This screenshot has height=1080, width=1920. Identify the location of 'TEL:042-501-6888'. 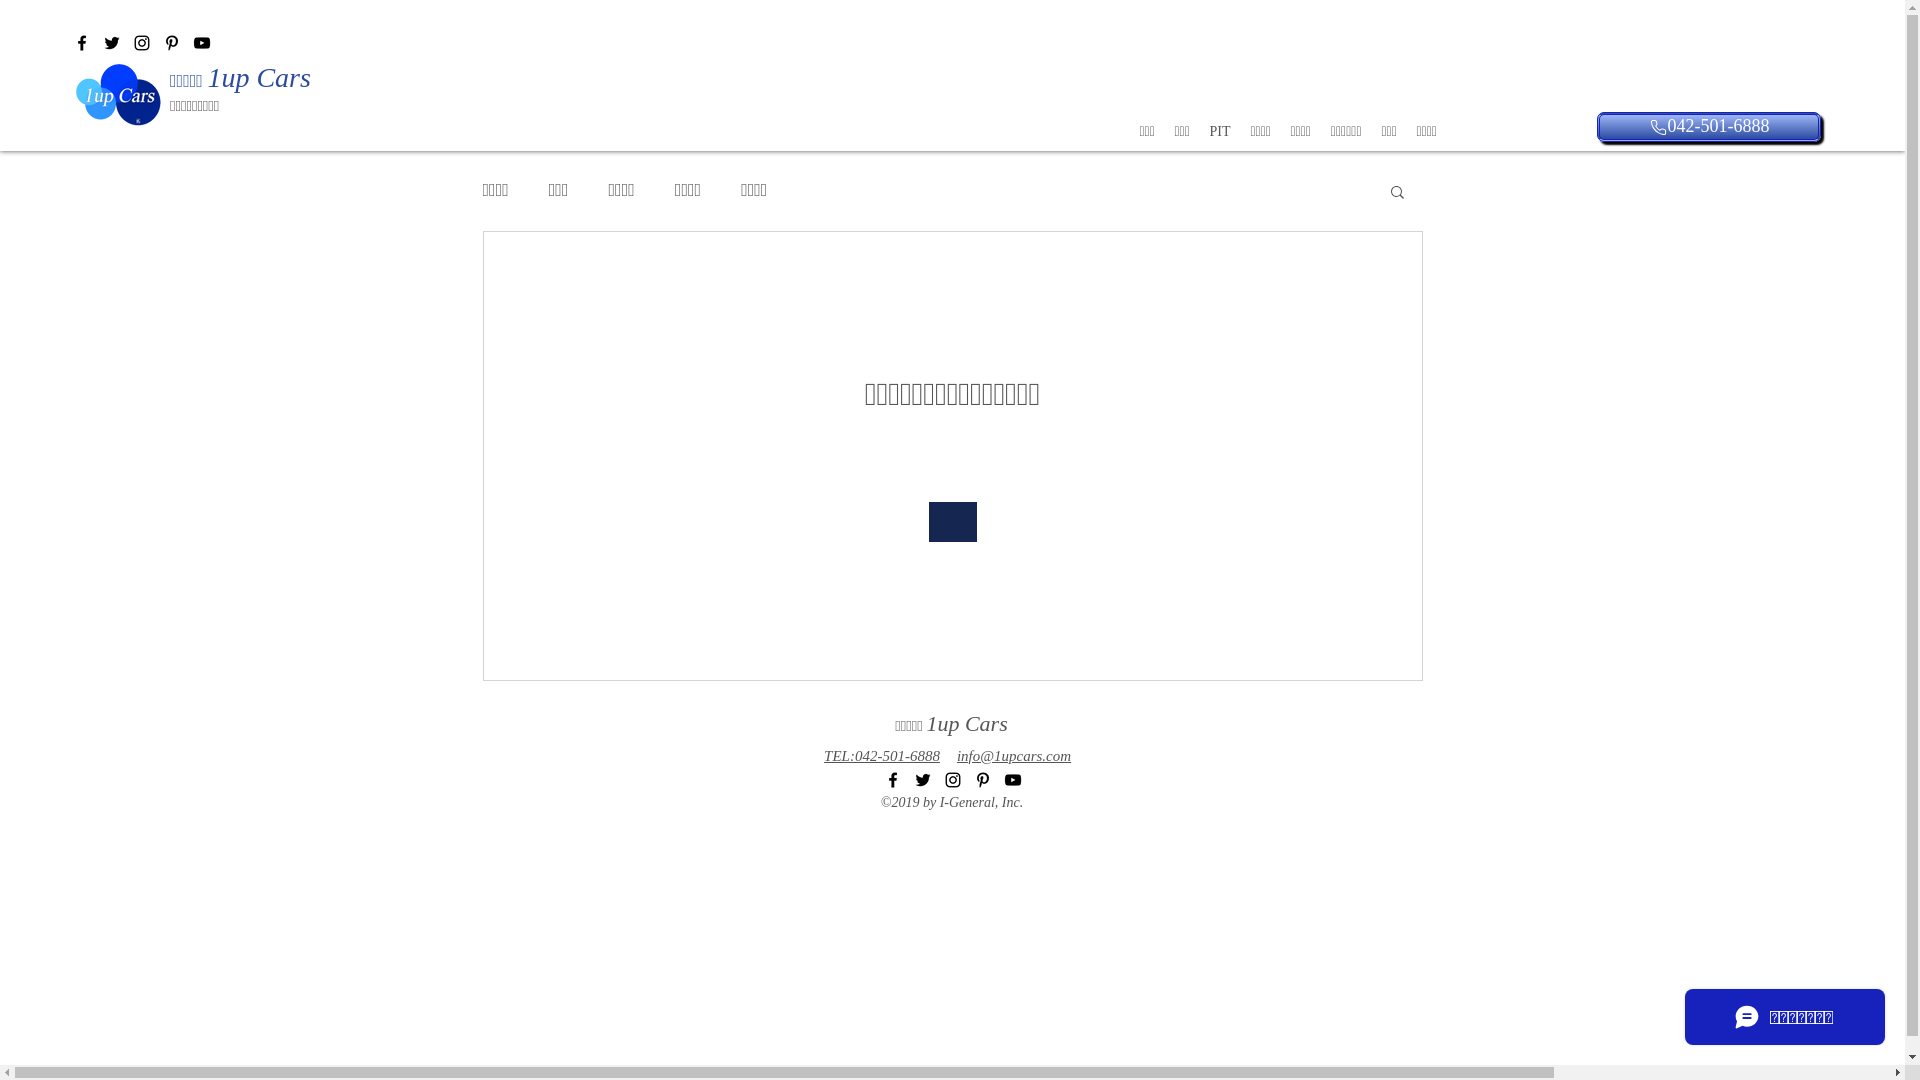
(881, 755).